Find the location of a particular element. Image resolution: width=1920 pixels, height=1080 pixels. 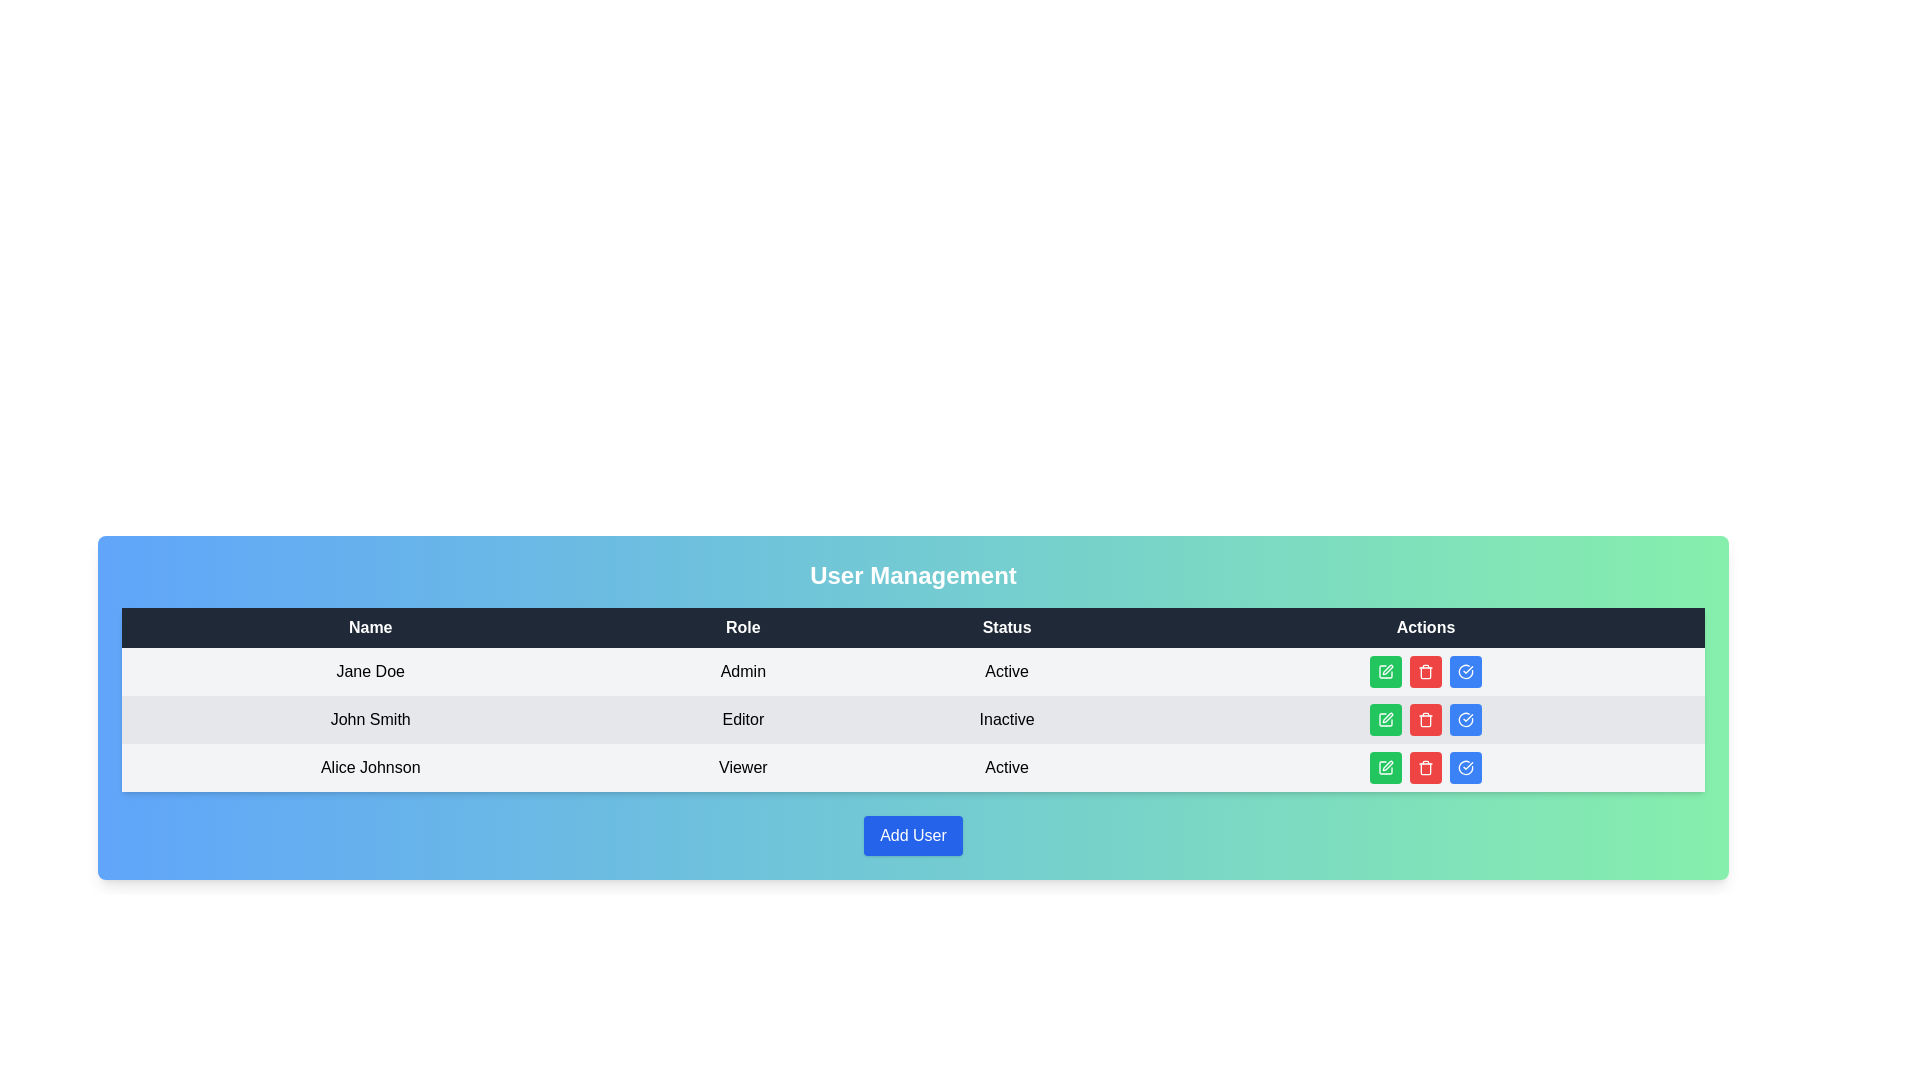

the confirmation SVG icon embedded in the blue button located in the bottom-right corner of the third row in the action buttons column of the table is located at coordinates (1465, 671).